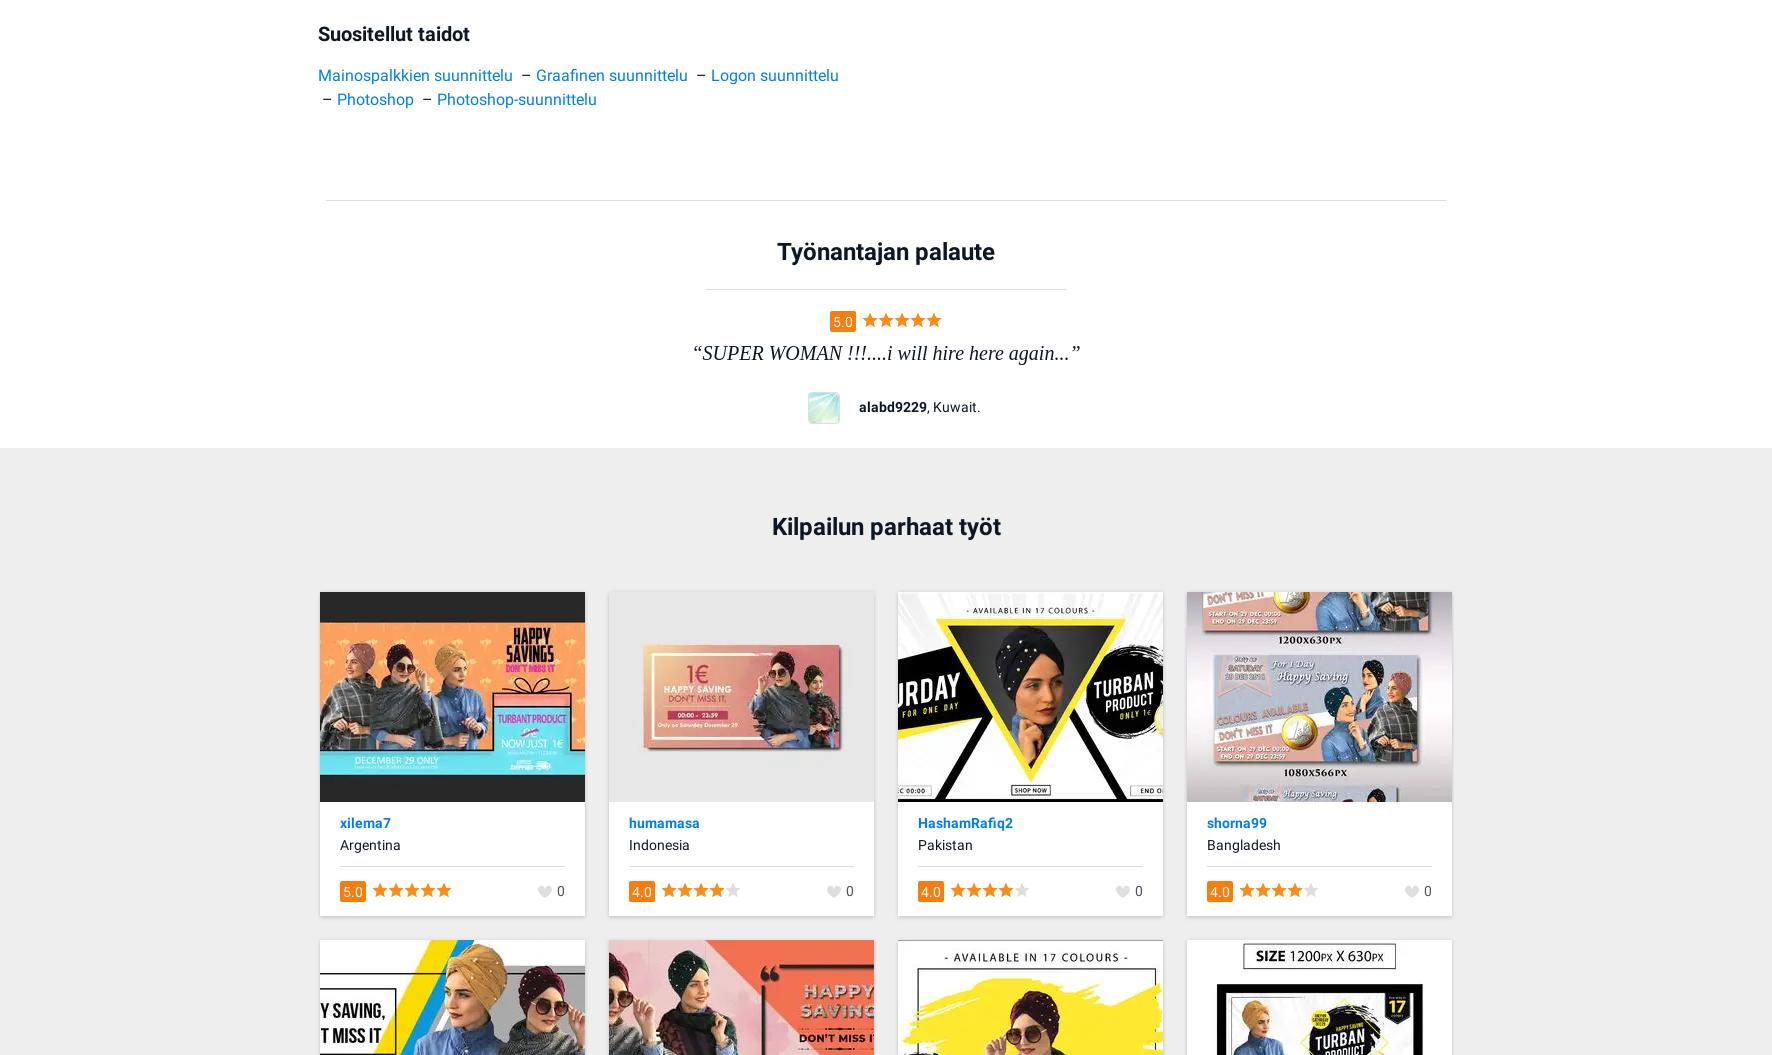  What do you see at coordinates (365, 821) in the screenshot?
I see `'xilema7'` at bounding box center [365, 821].